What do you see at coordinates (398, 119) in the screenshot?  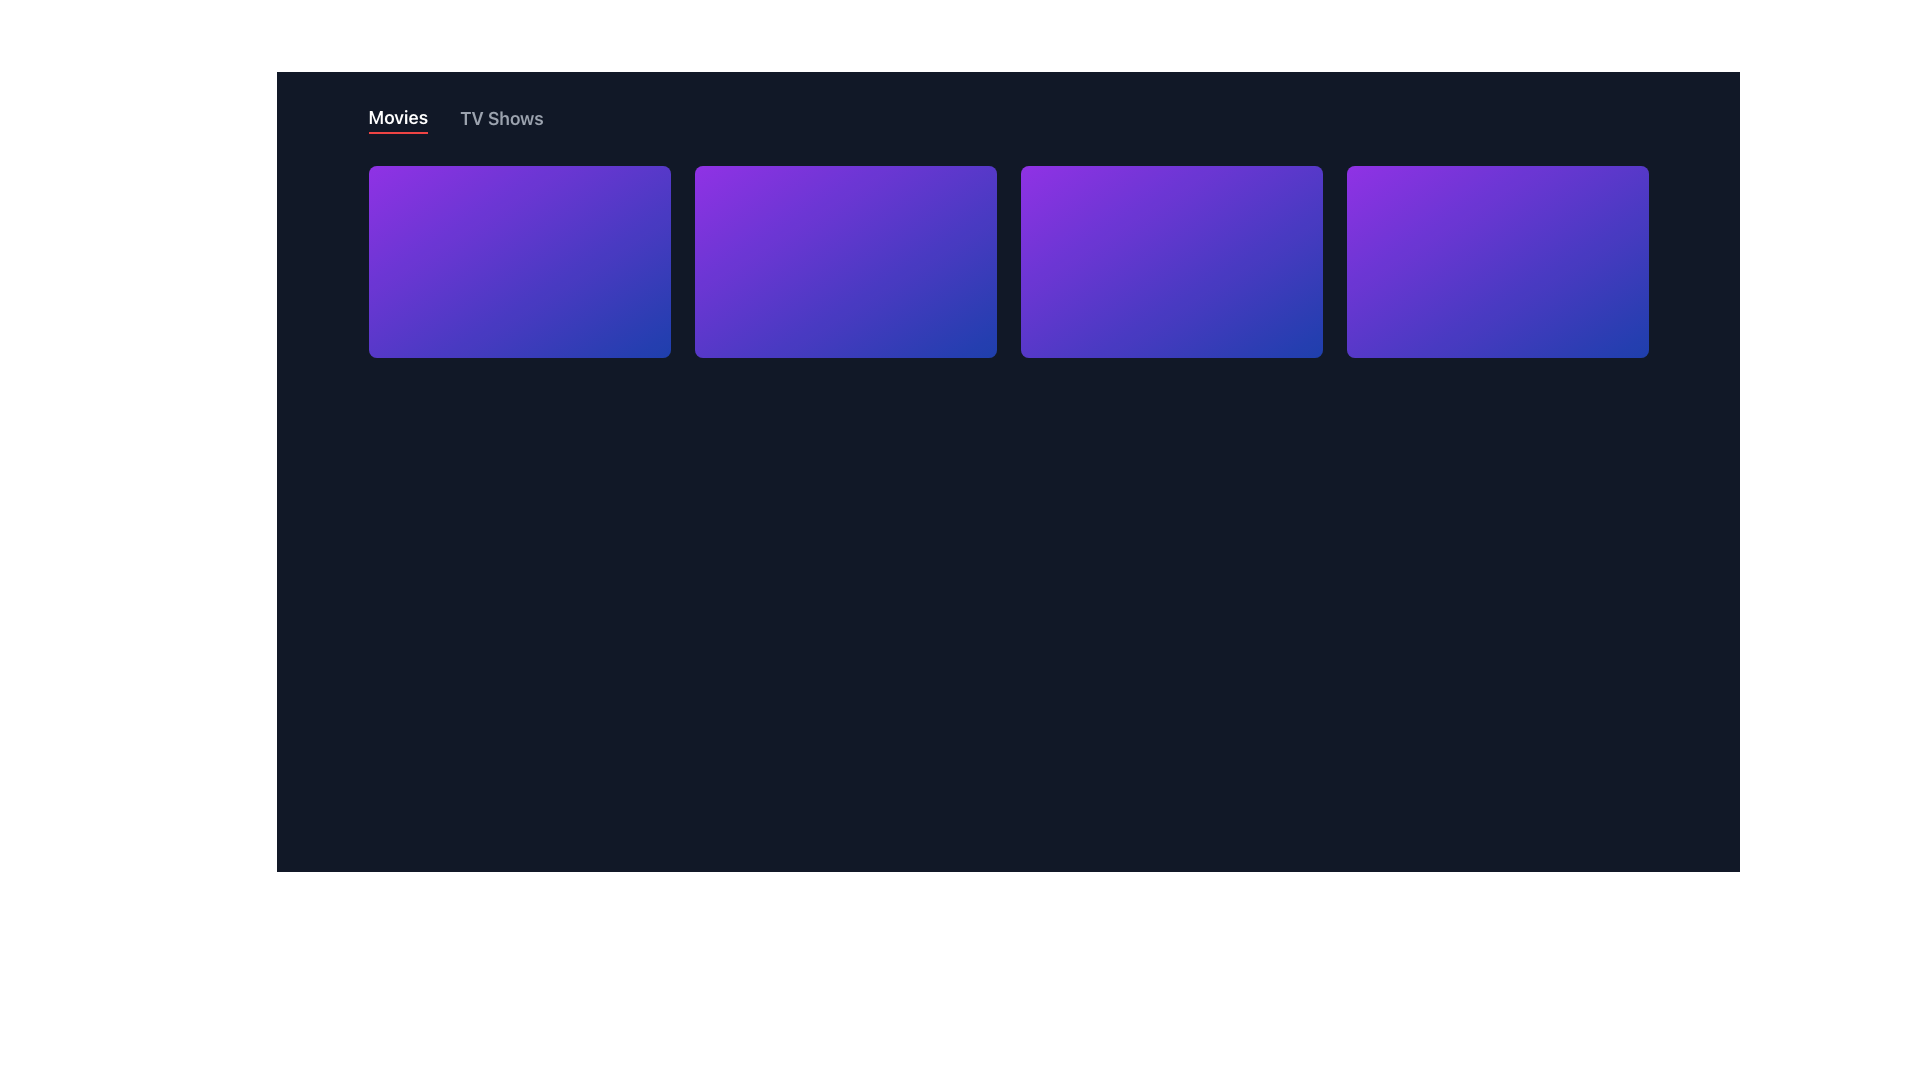 I see `the button located in the top left part of the interface, to the left of the 'TV Shows' label` at bounding box center [398, 119].